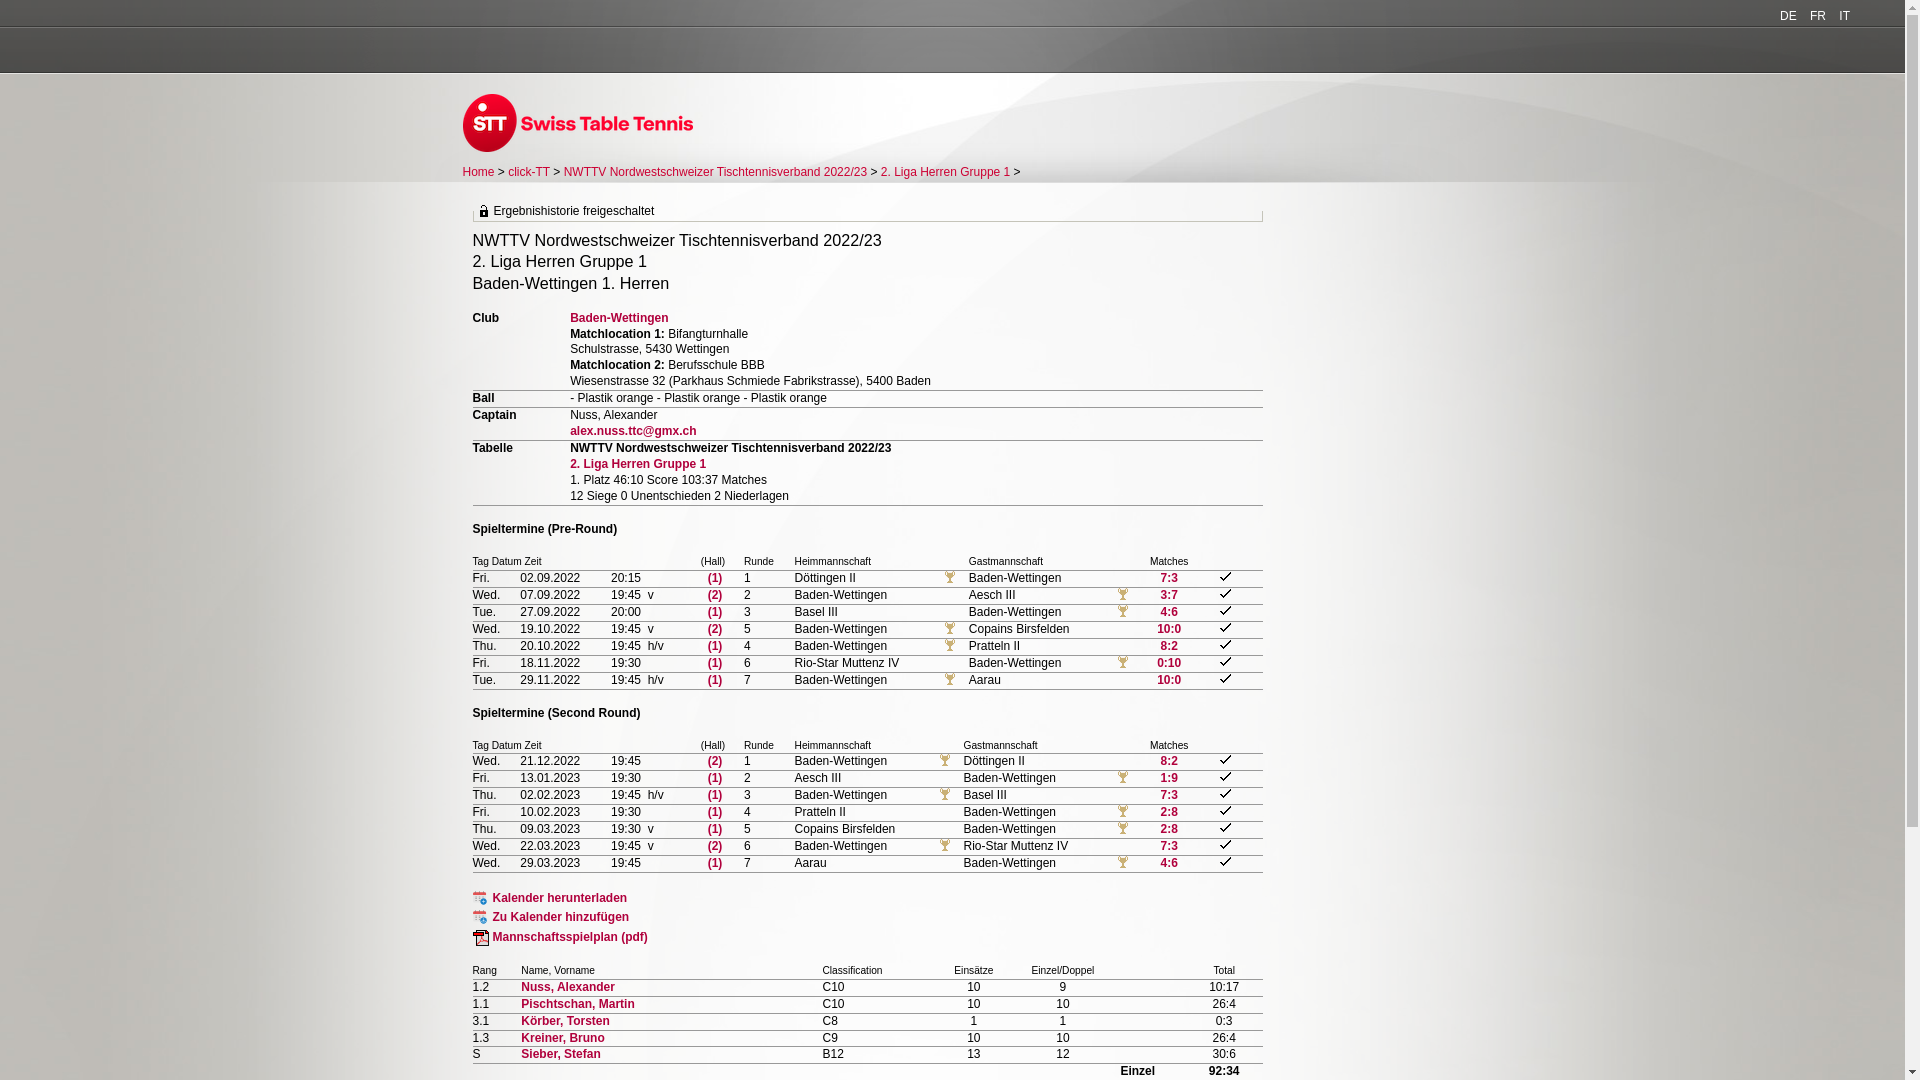  What do you see at coordinates (1123, 829) in the screenshot?
I see `'Victory'` at bounding box center [1123, 829].